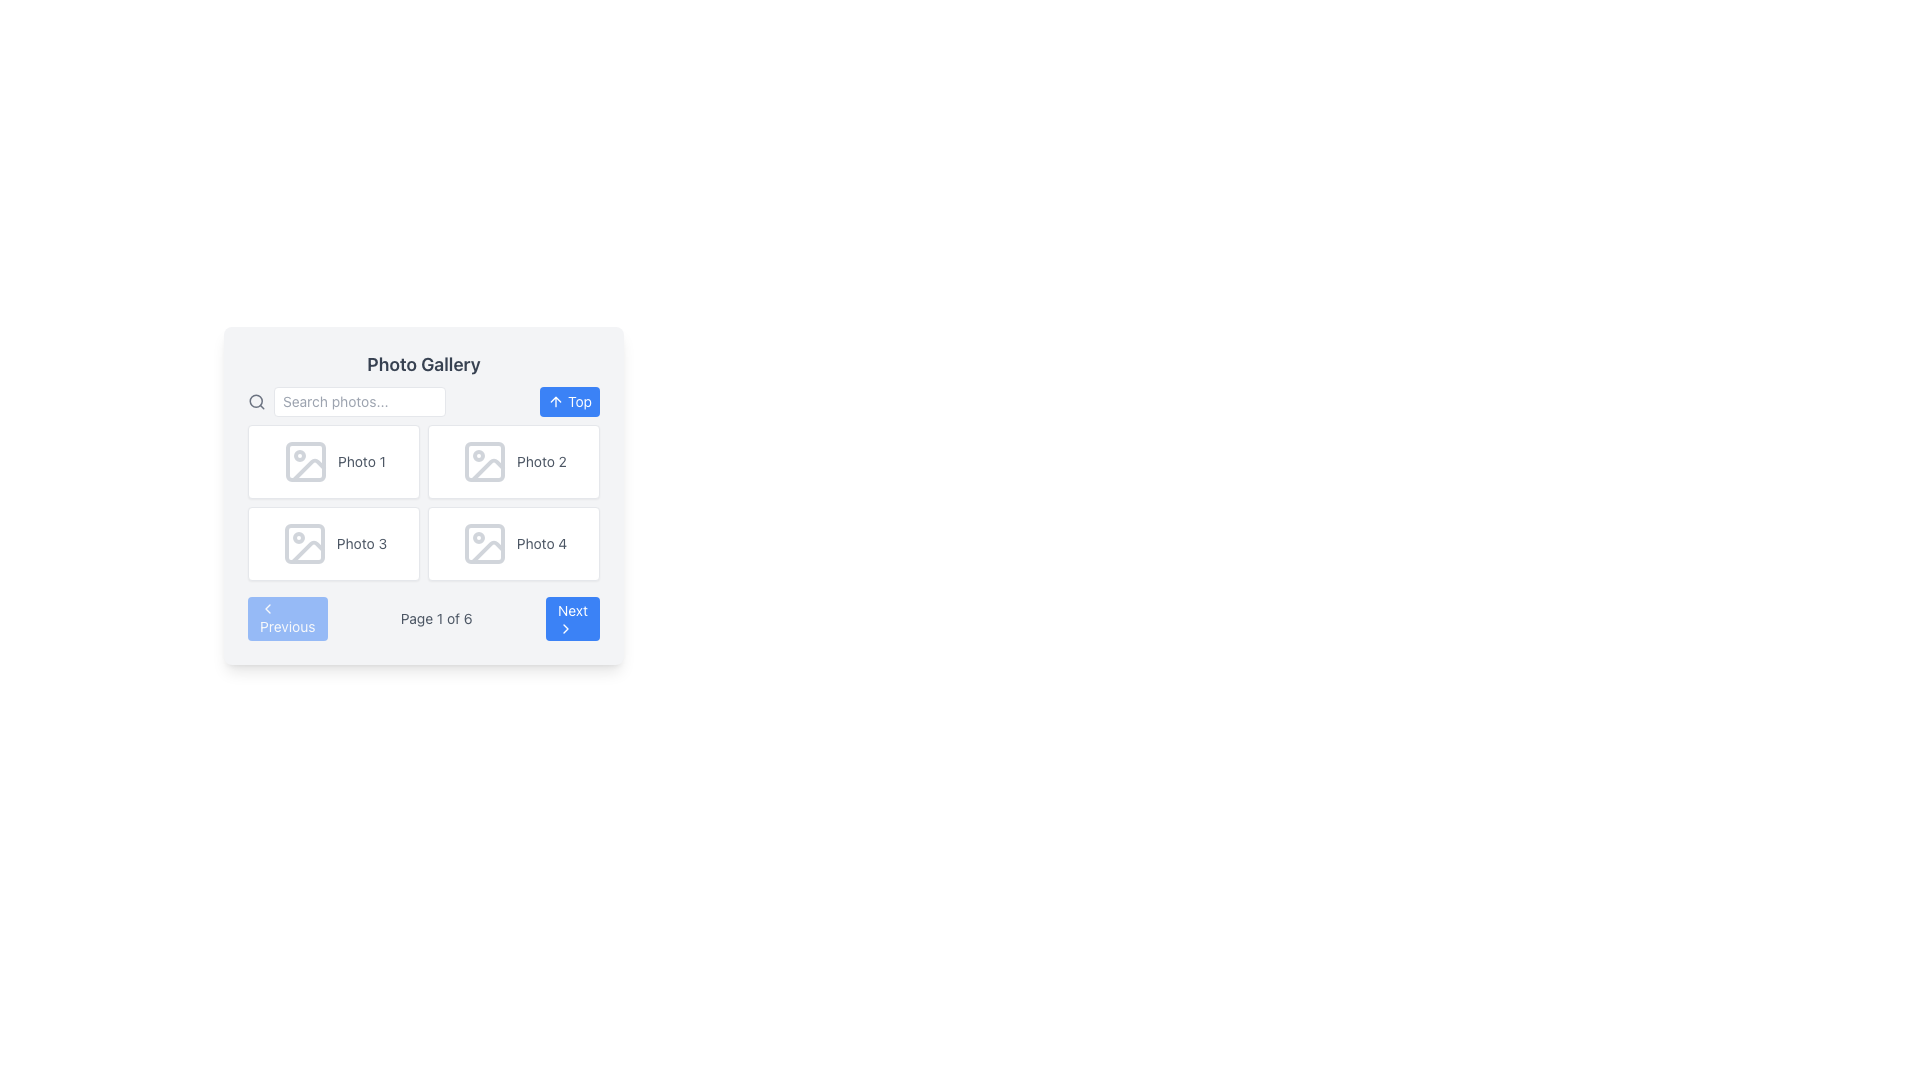 This screenshot has height=1080, width=1920. Describe the element at coordinates (286, 617) in the screenshot. I see `the 'Previous' button located at the bottom left of the pagination bar` at that location.